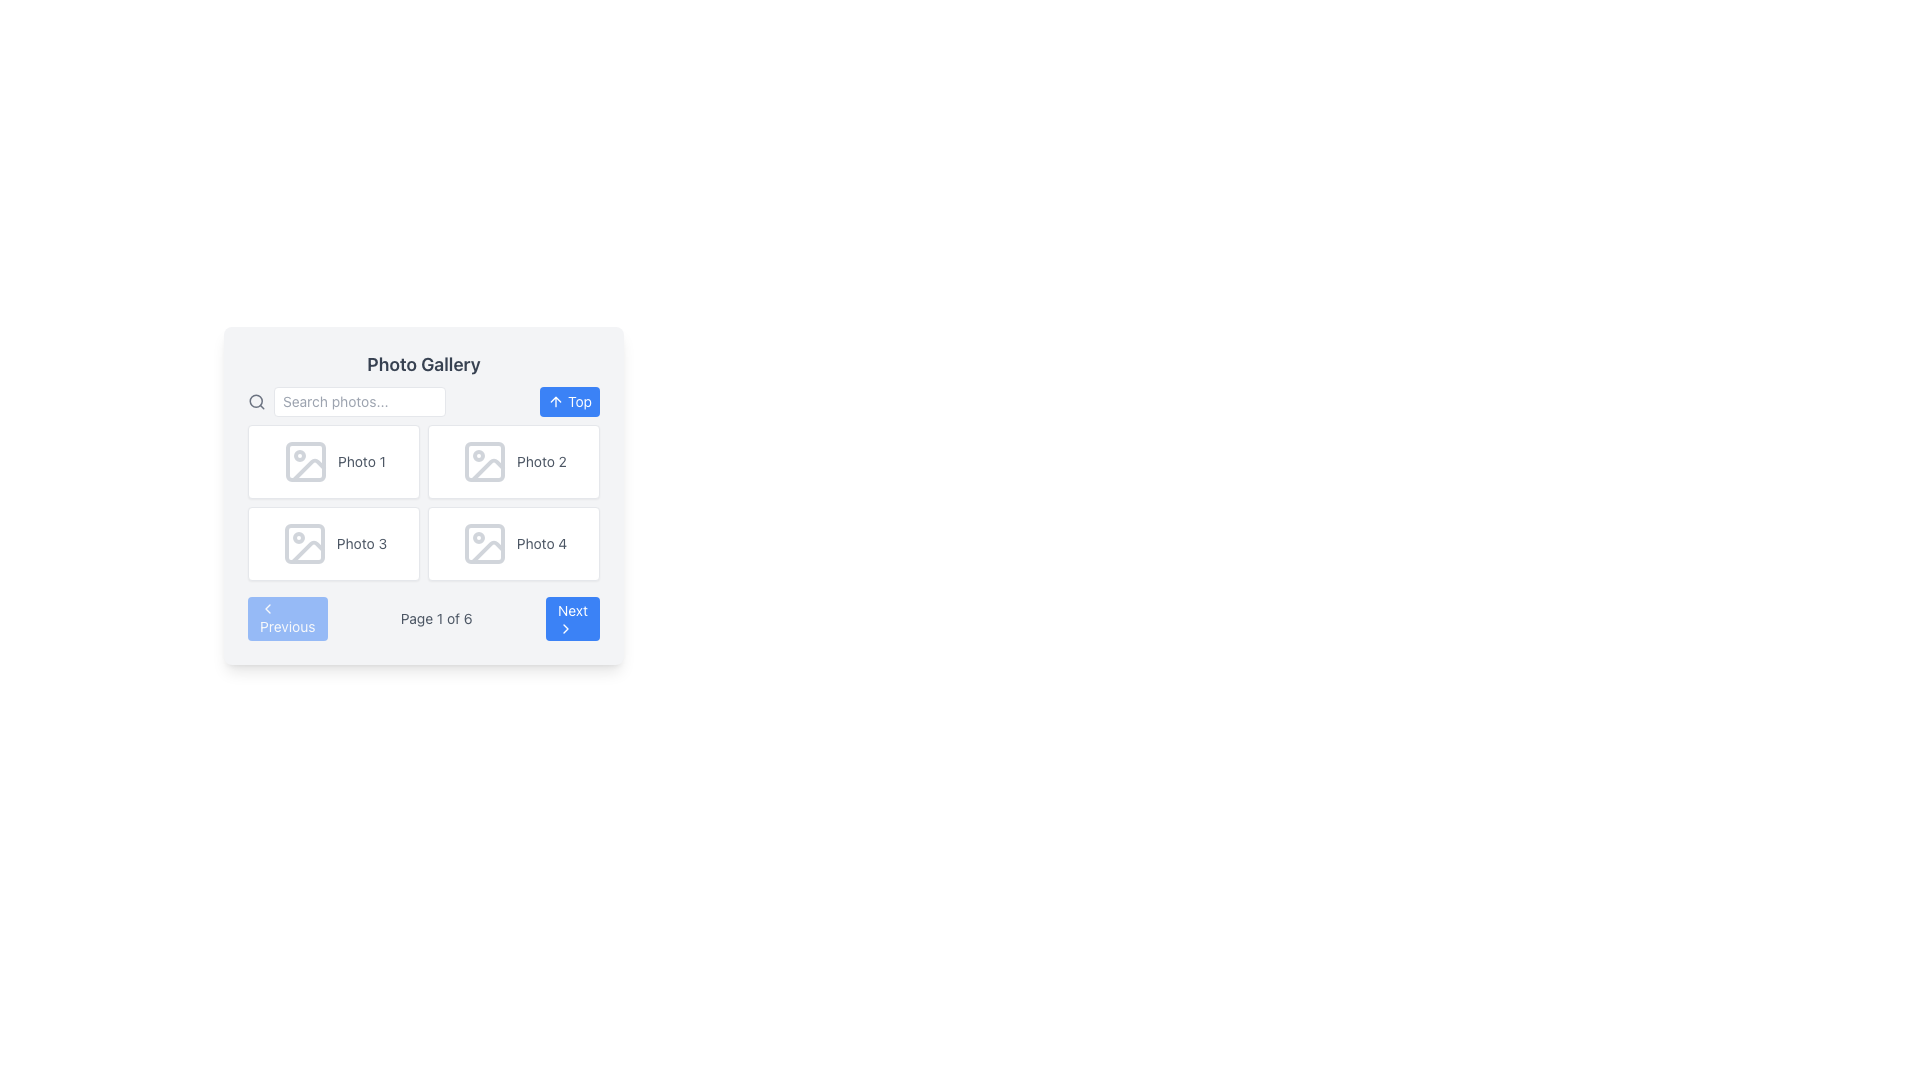 This screenshot has height=1080, width=1920. Describe the element at coordinates (286, 617) in the screenshot. I see `the 'Previous' button located at the bottom left of the pagination bar` at that location.